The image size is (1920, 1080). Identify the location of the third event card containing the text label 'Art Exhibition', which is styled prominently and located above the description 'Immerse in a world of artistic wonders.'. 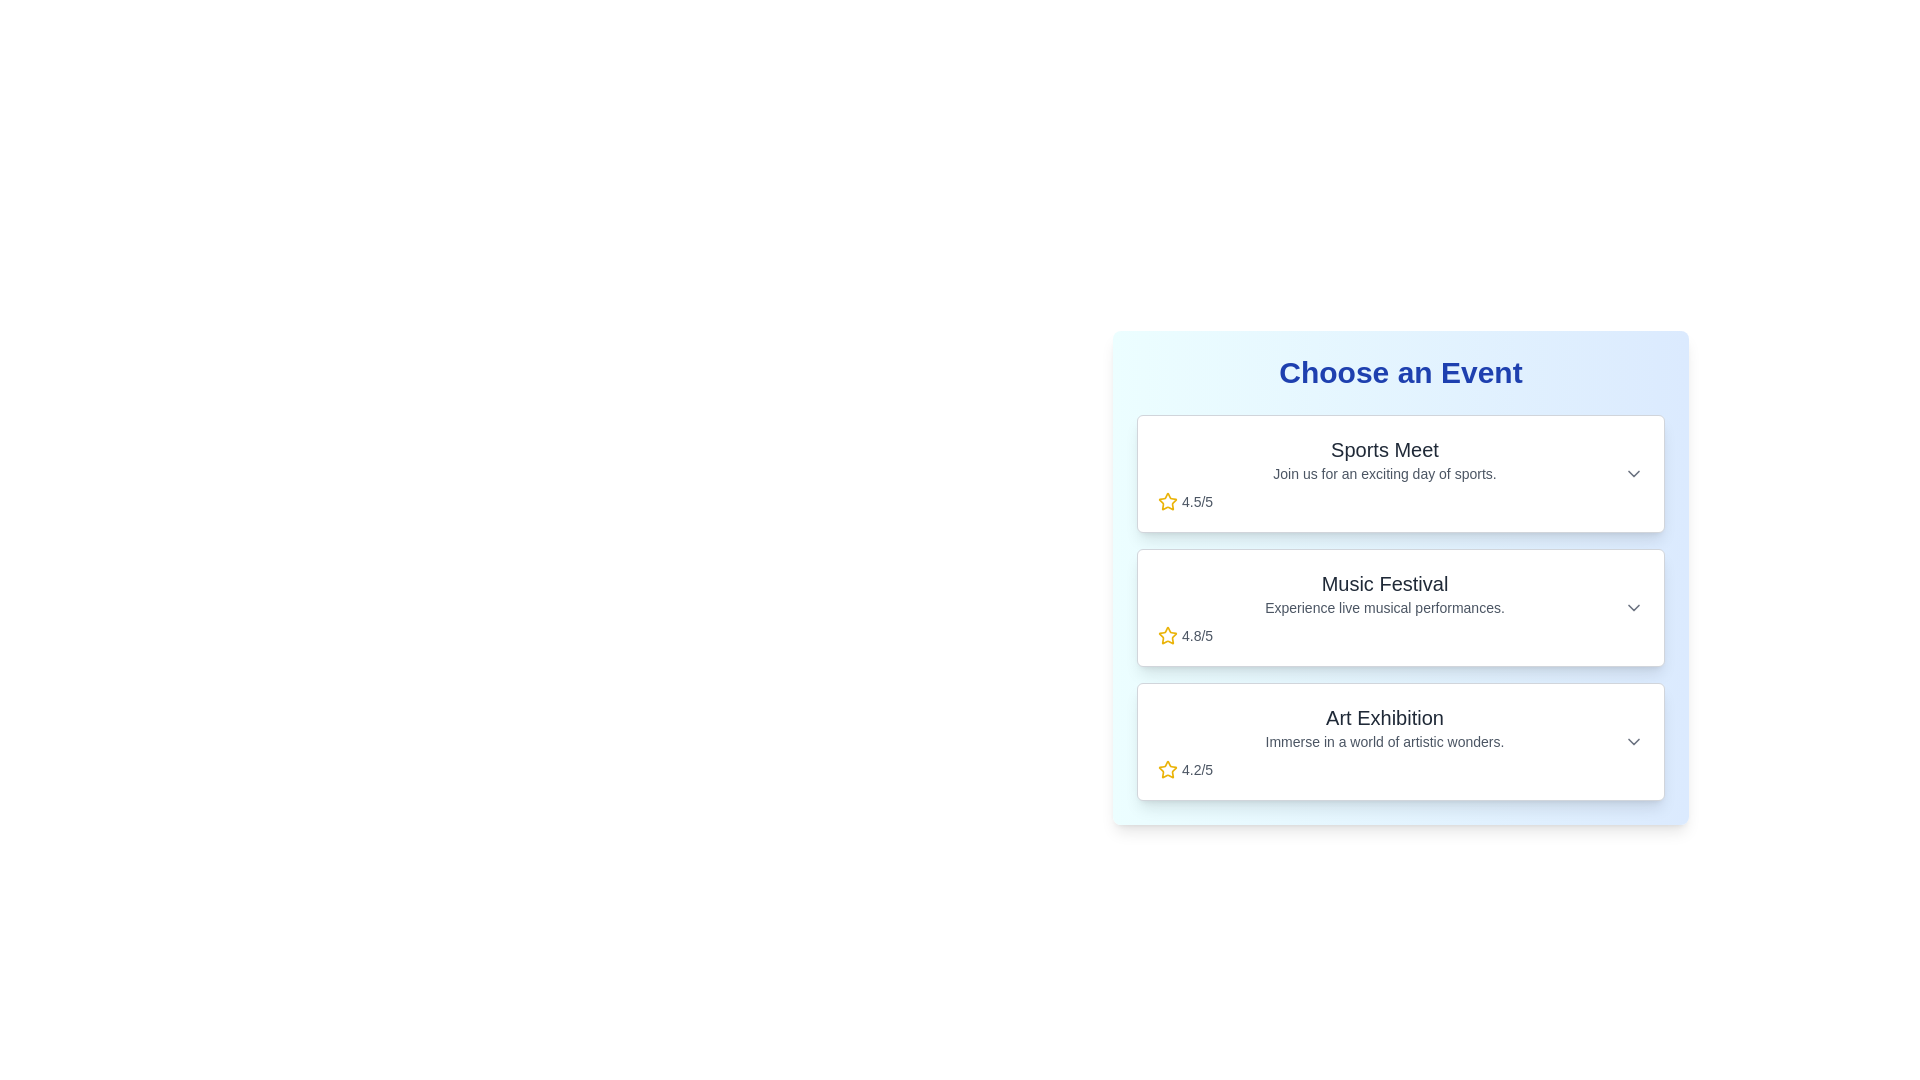
(1384, 716).